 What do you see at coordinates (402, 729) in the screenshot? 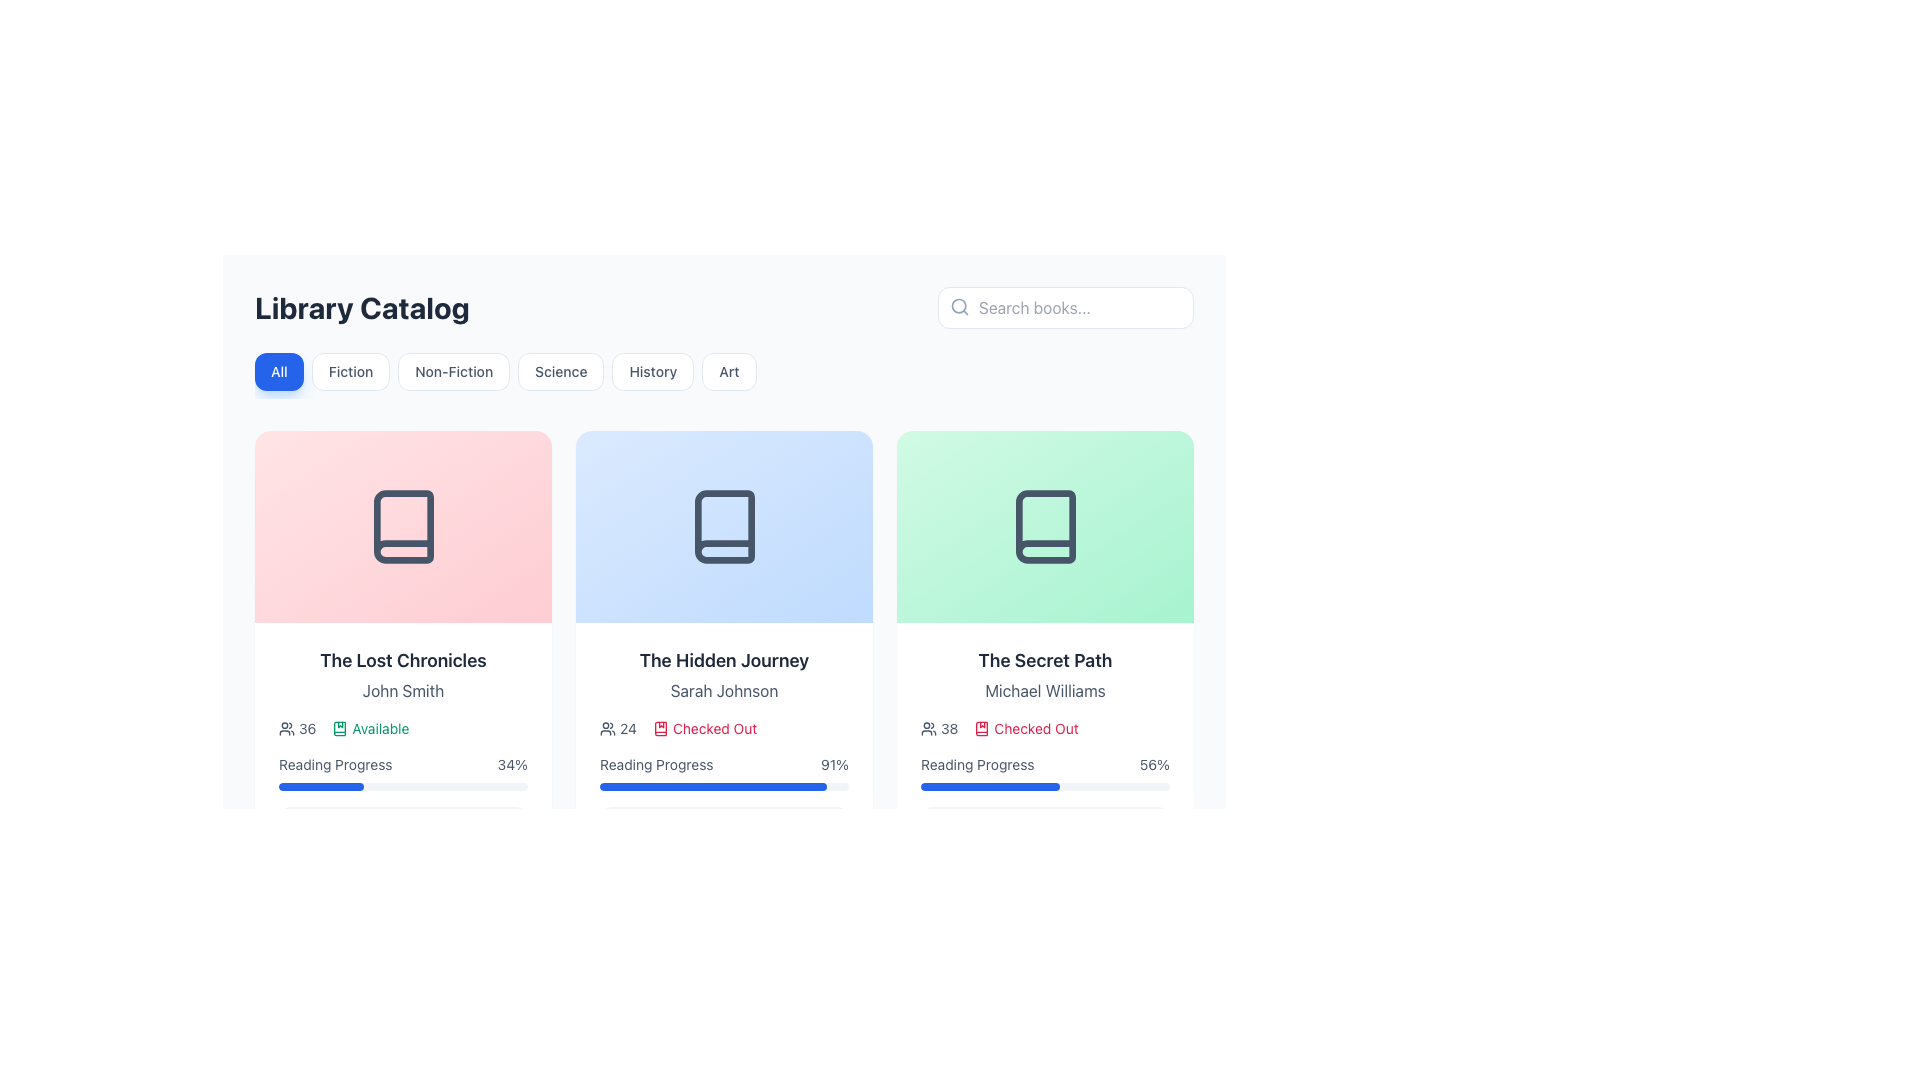
I see `the text label displaying the availability of 36 copies of 'The Lost Chronicles' by John Smith, located in the center of the book card, above the reading progress label` at bounding box center [402, 729].